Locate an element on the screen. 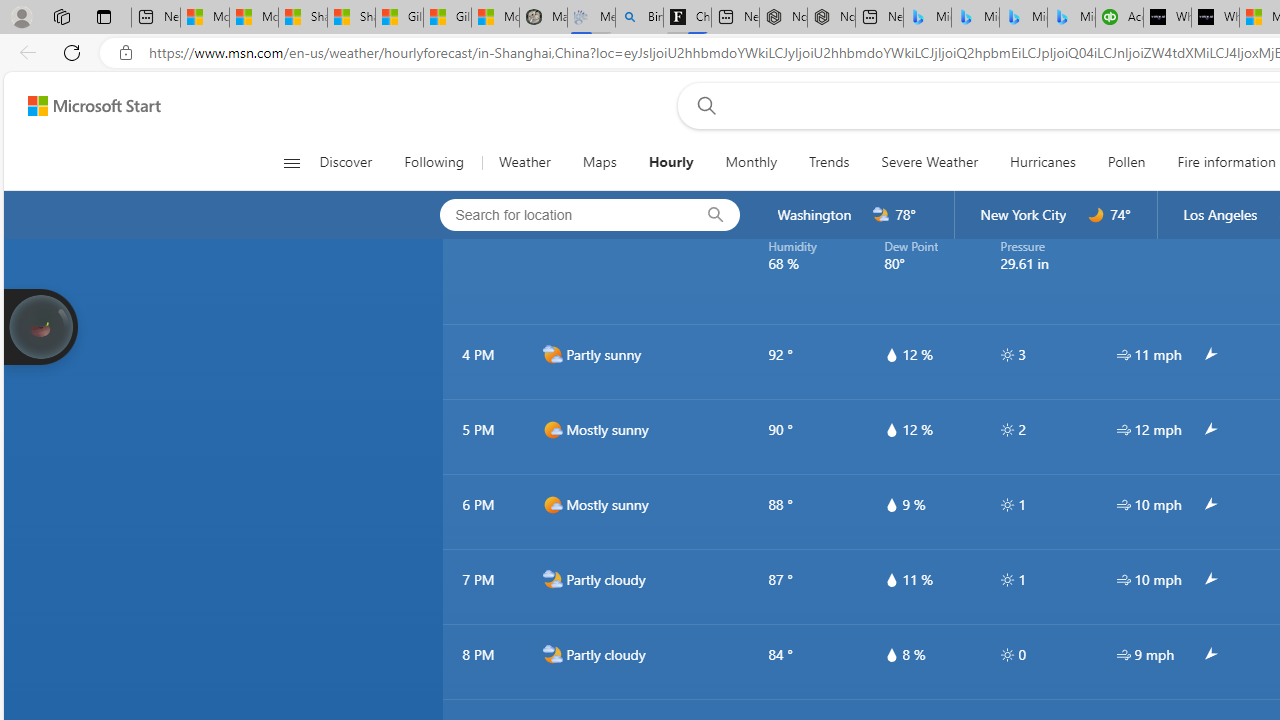 This screenshot has height=720, width=1280. 'Trends' is located at coordinates (830, 162).